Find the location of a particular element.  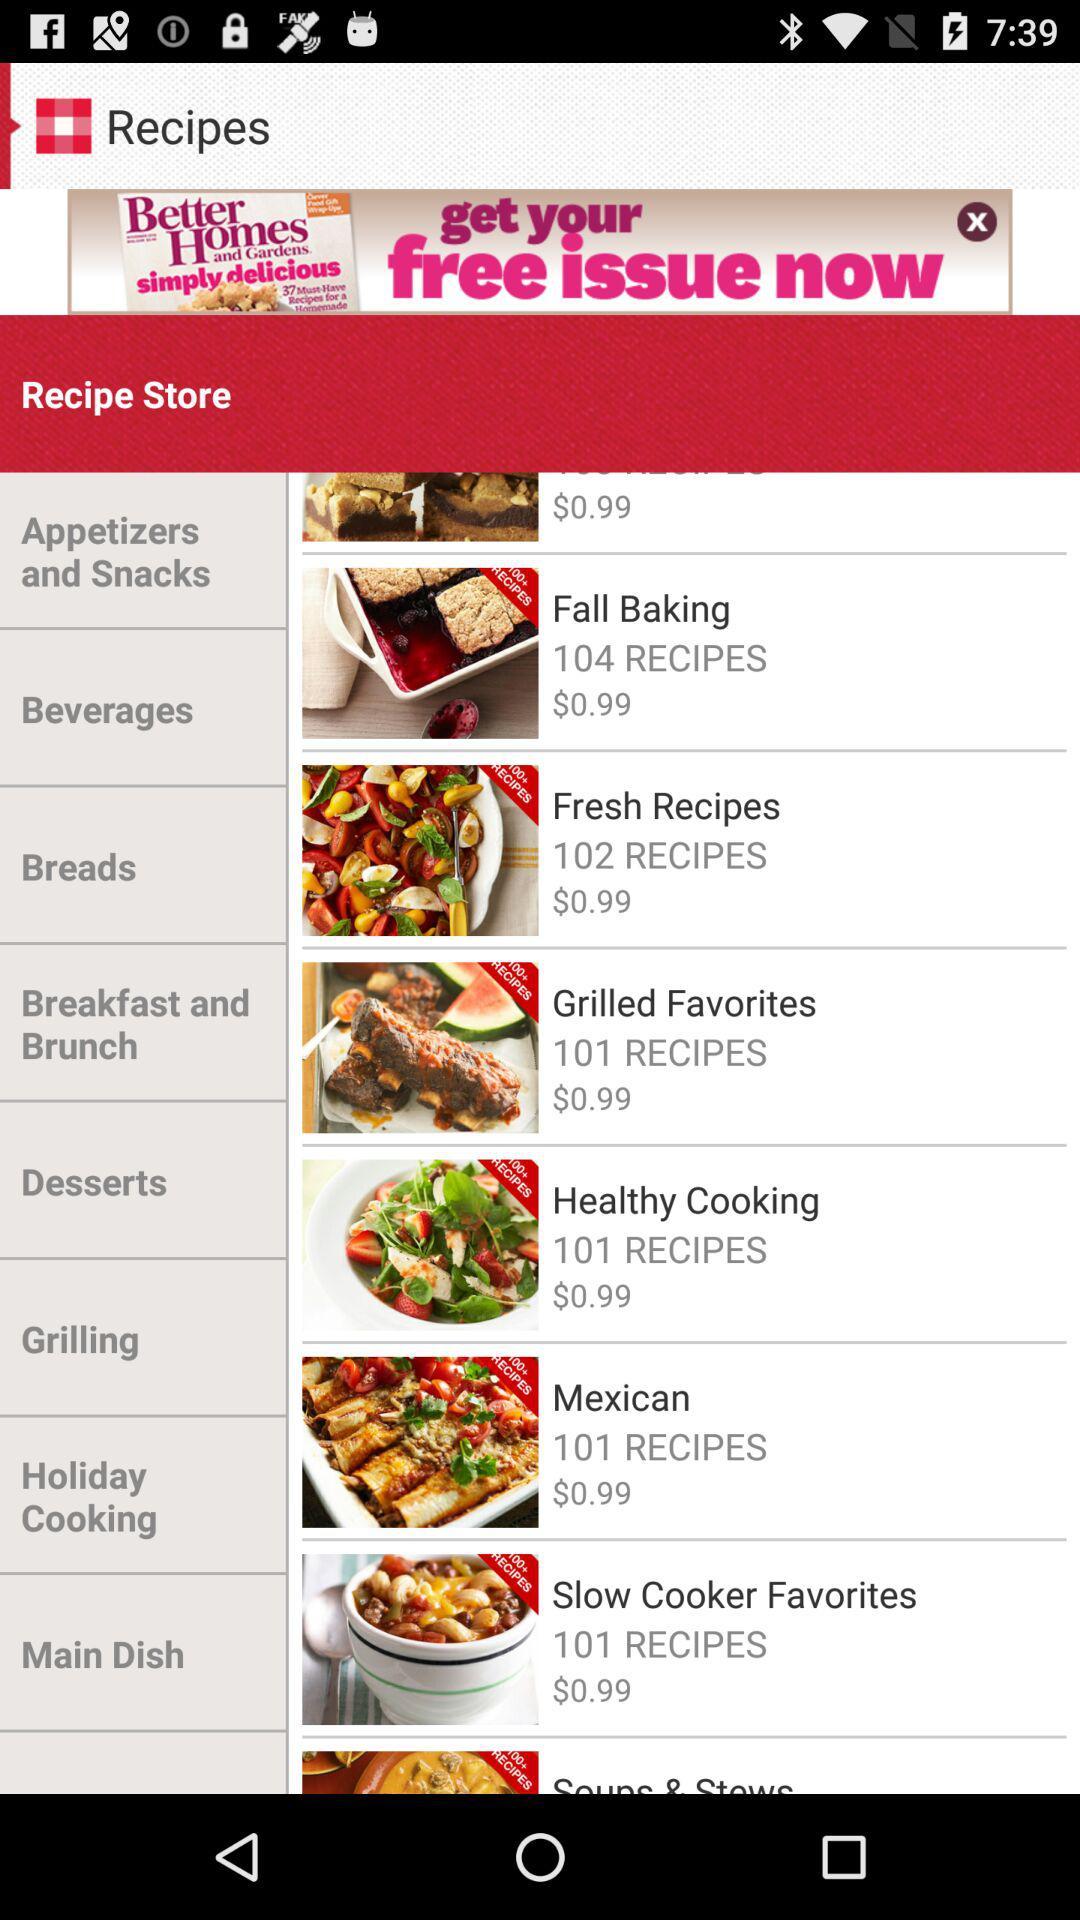

appetizers and snacks is located at coordinates (143, 551).